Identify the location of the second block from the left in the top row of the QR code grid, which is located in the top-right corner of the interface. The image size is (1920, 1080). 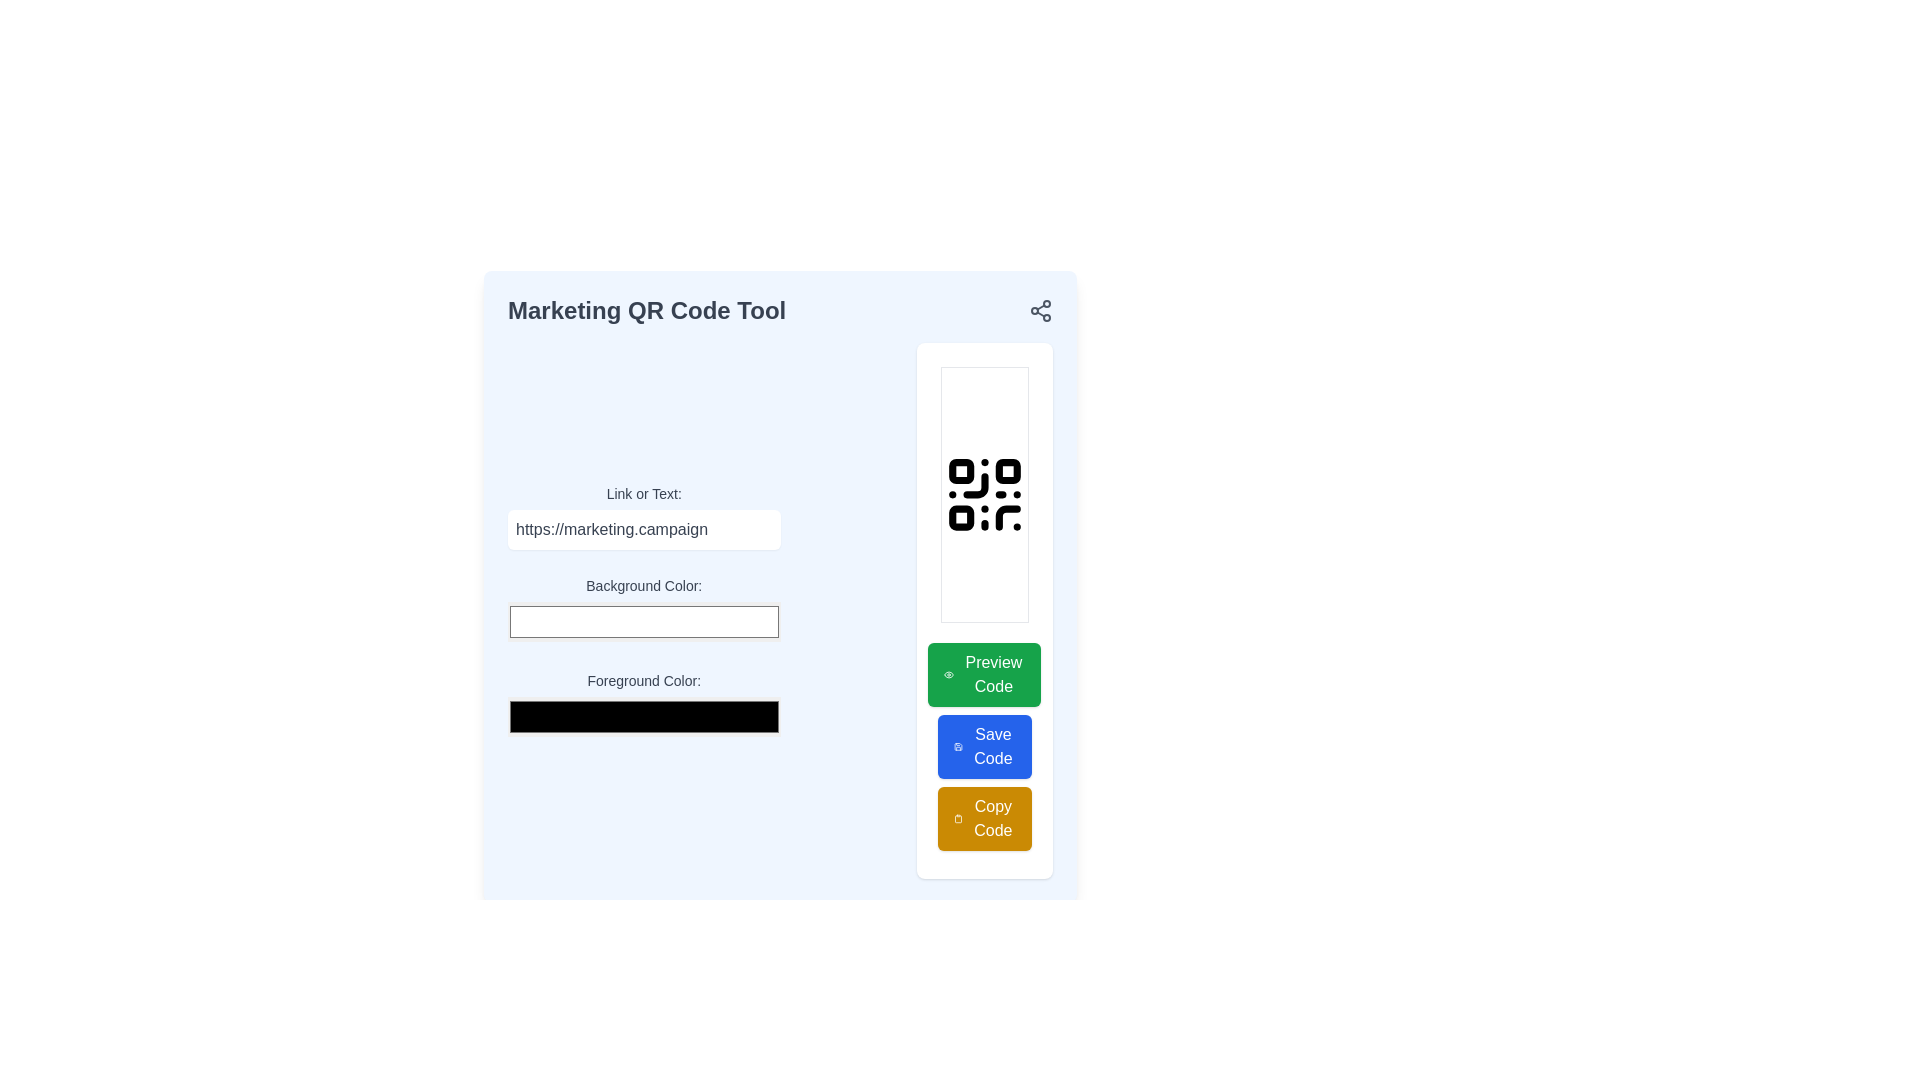
(1008, 471).